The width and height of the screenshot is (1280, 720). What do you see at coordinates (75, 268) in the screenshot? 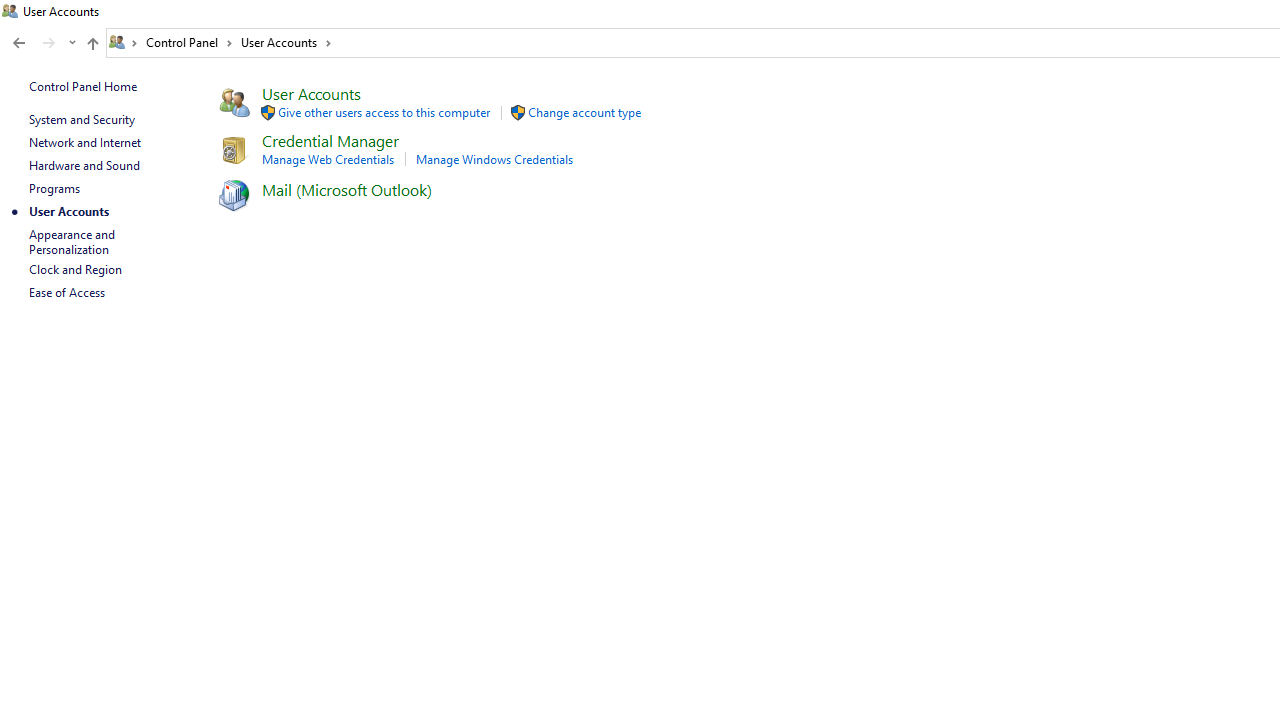
I see `'Clock and Region'` at bounding box center [75, 268].